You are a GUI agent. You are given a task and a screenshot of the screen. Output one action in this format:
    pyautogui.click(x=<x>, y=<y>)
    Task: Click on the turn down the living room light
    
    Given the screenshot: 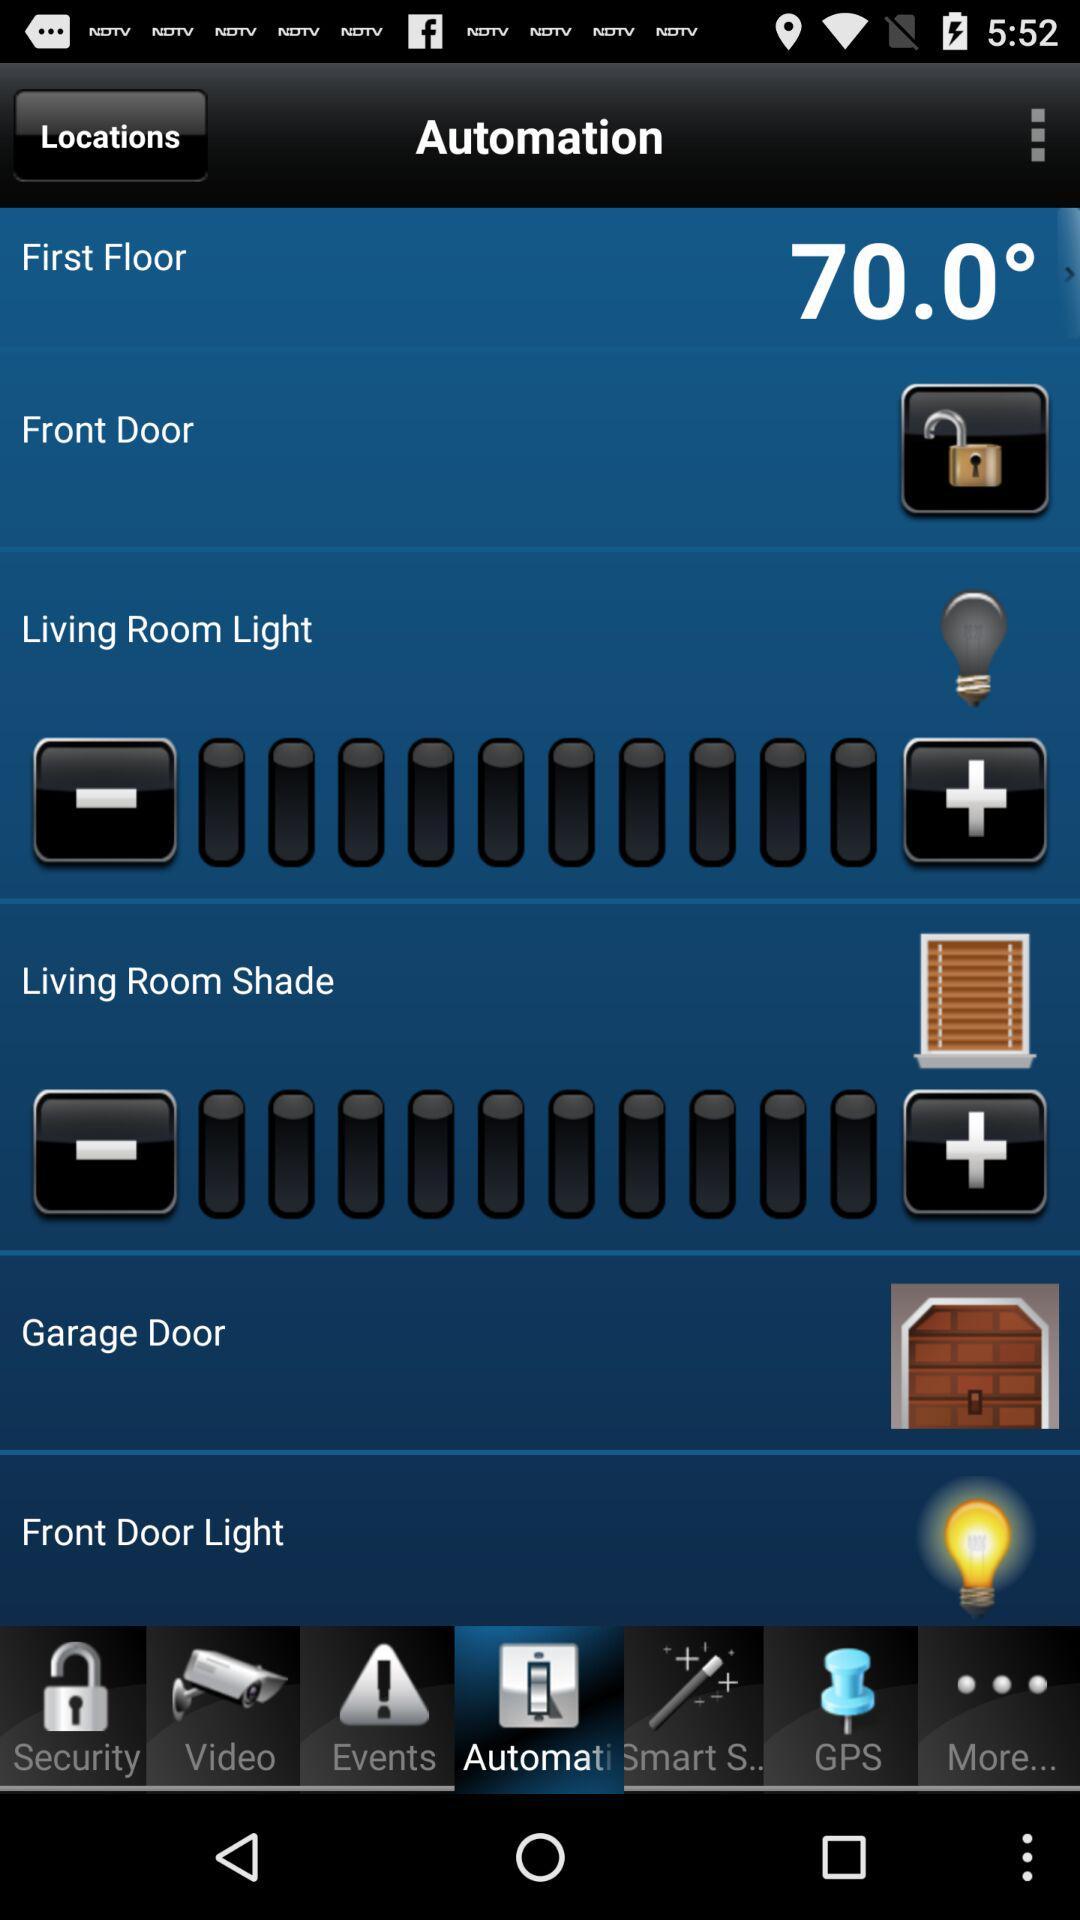 What is the action you would take?
    pyautogui.click(x=104, y=801)
    